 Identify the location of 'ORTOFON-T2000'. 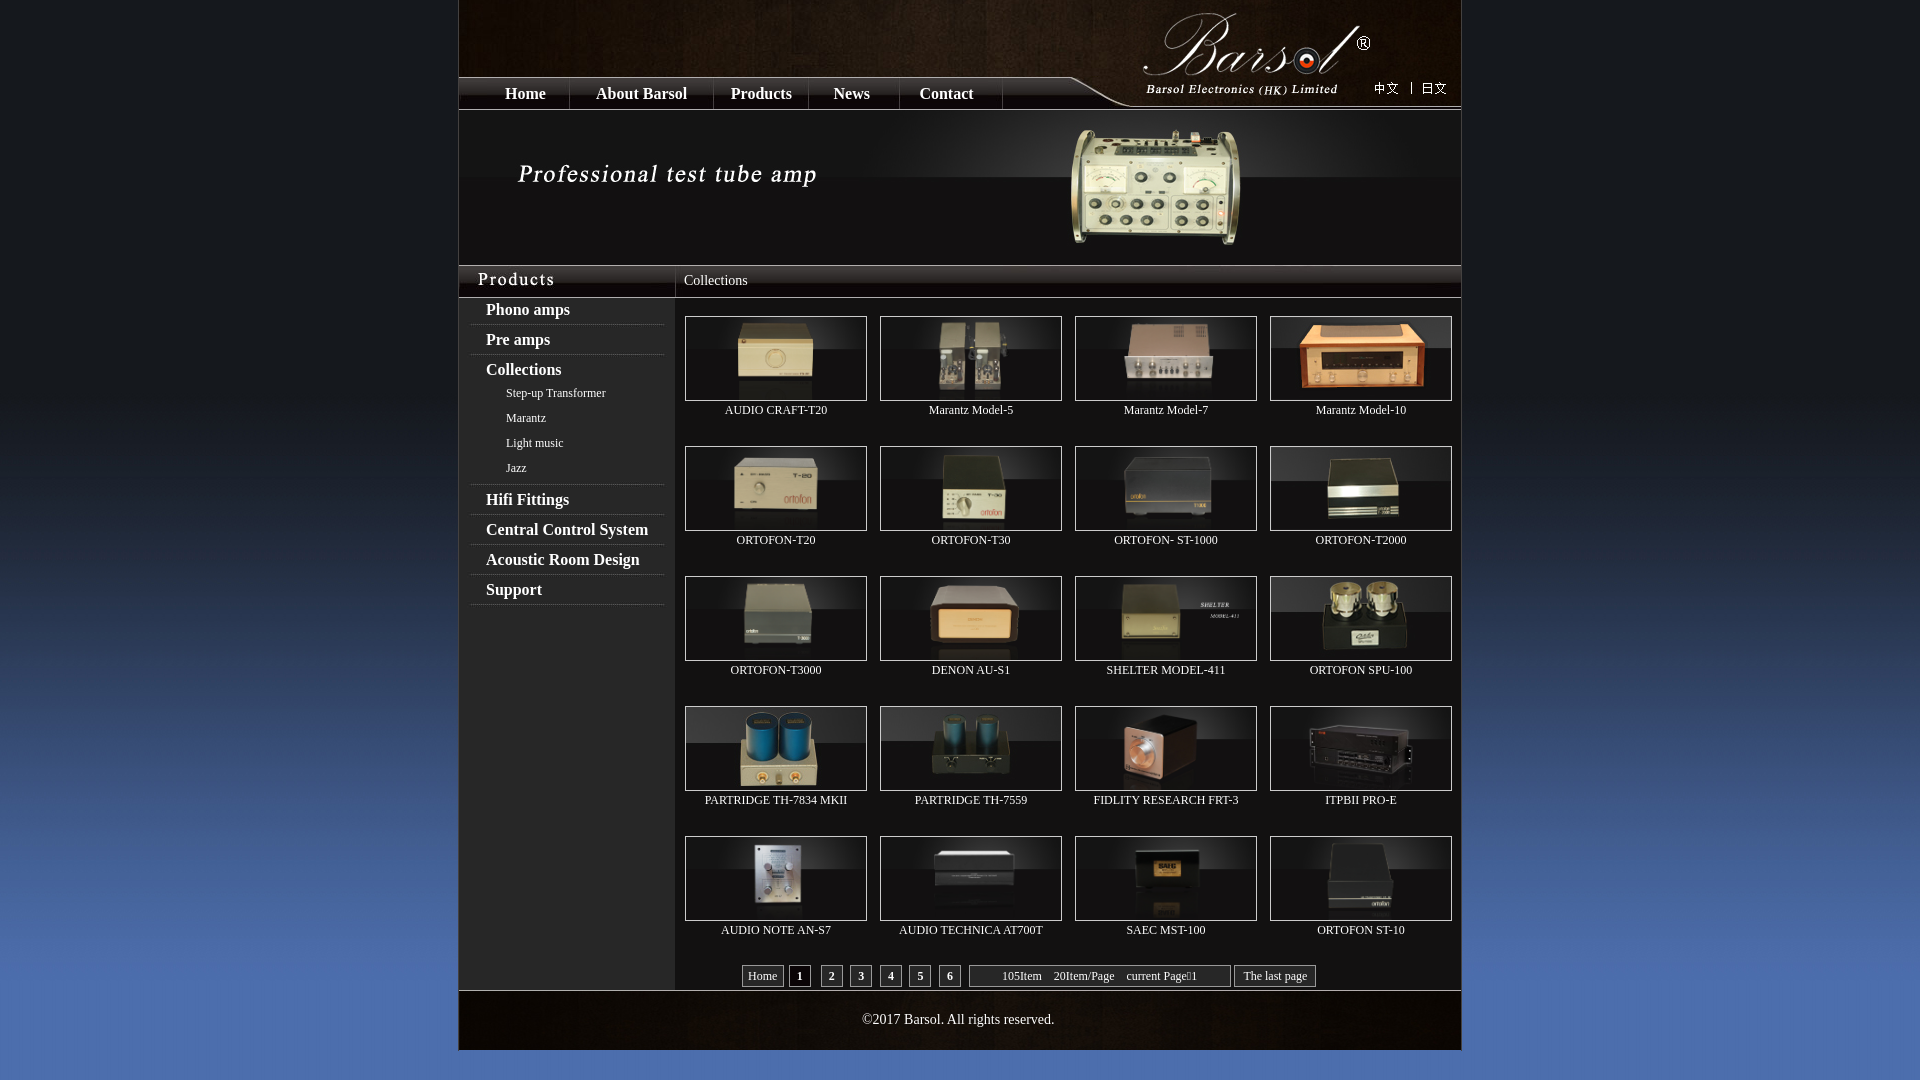
(1360, 540).